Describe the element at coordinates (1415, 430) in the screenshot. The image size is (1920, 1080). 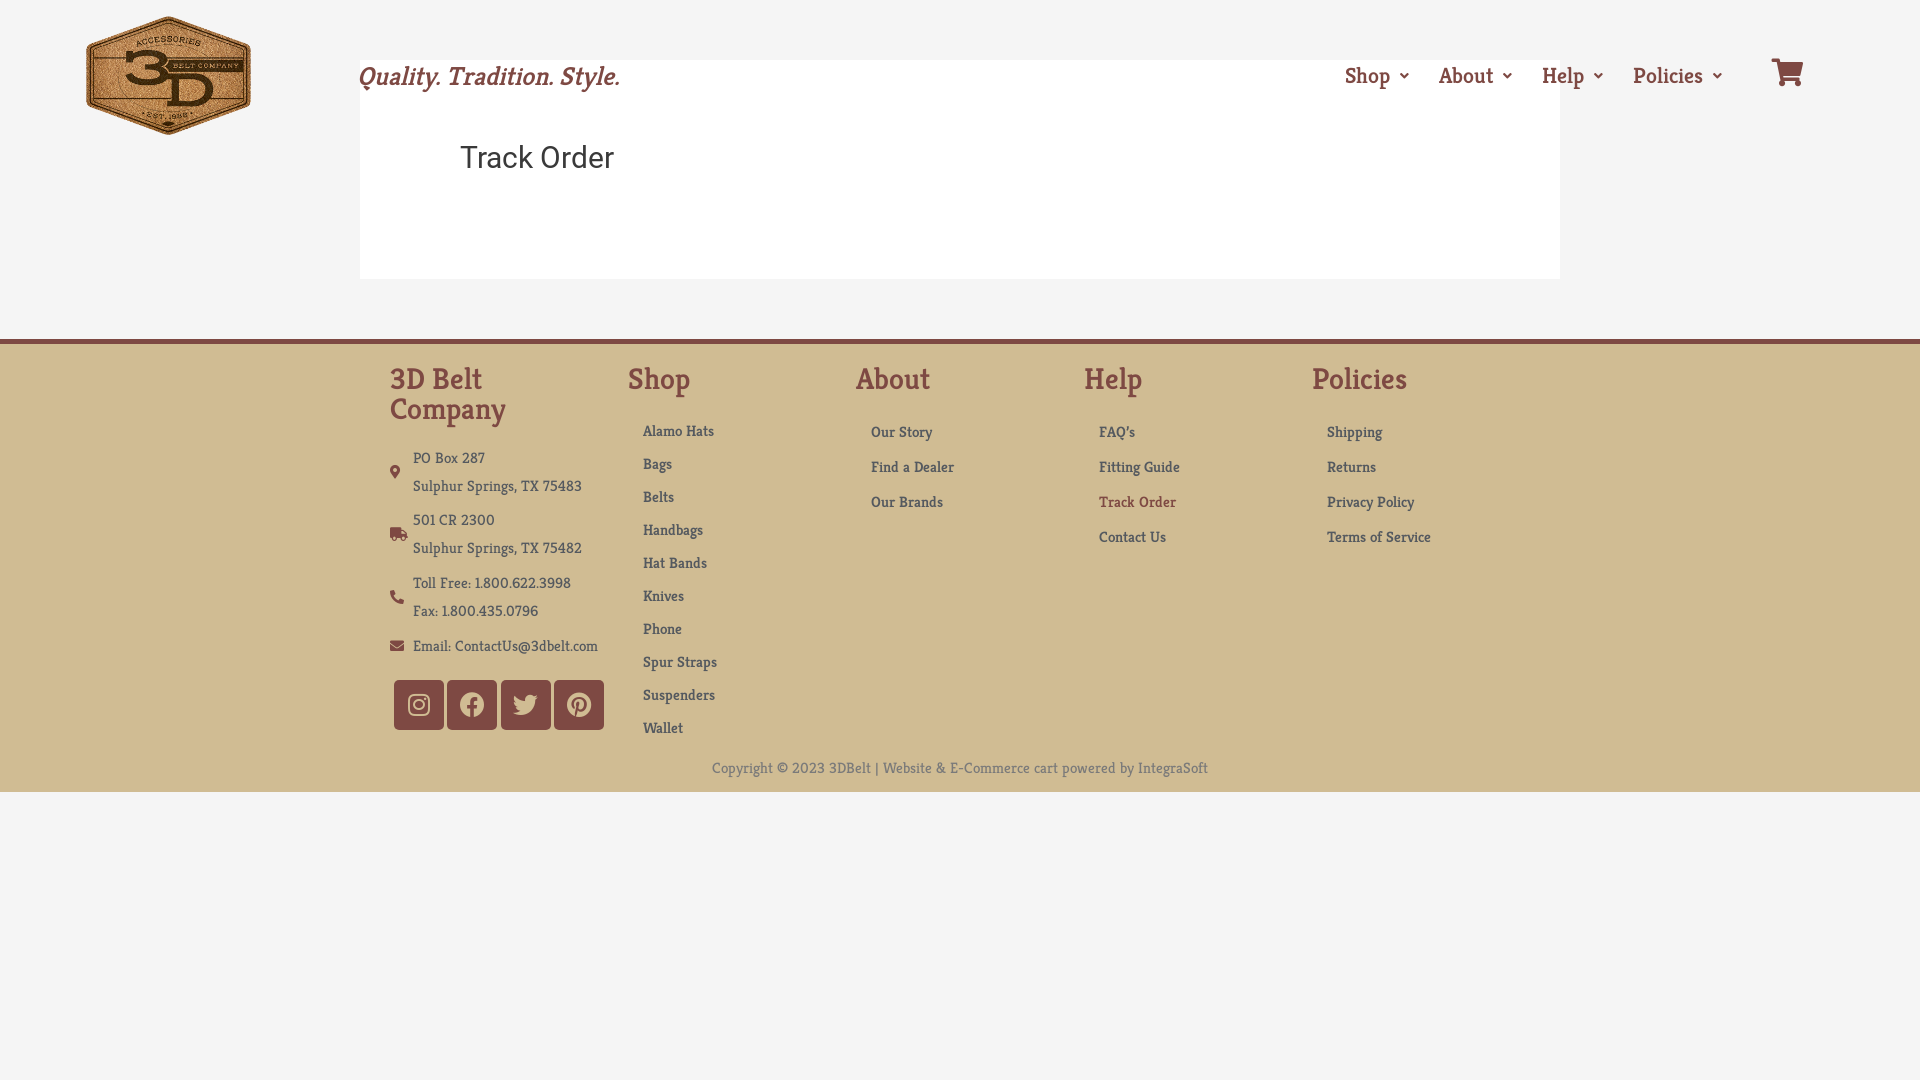
I see `'Shipping'` at that location.